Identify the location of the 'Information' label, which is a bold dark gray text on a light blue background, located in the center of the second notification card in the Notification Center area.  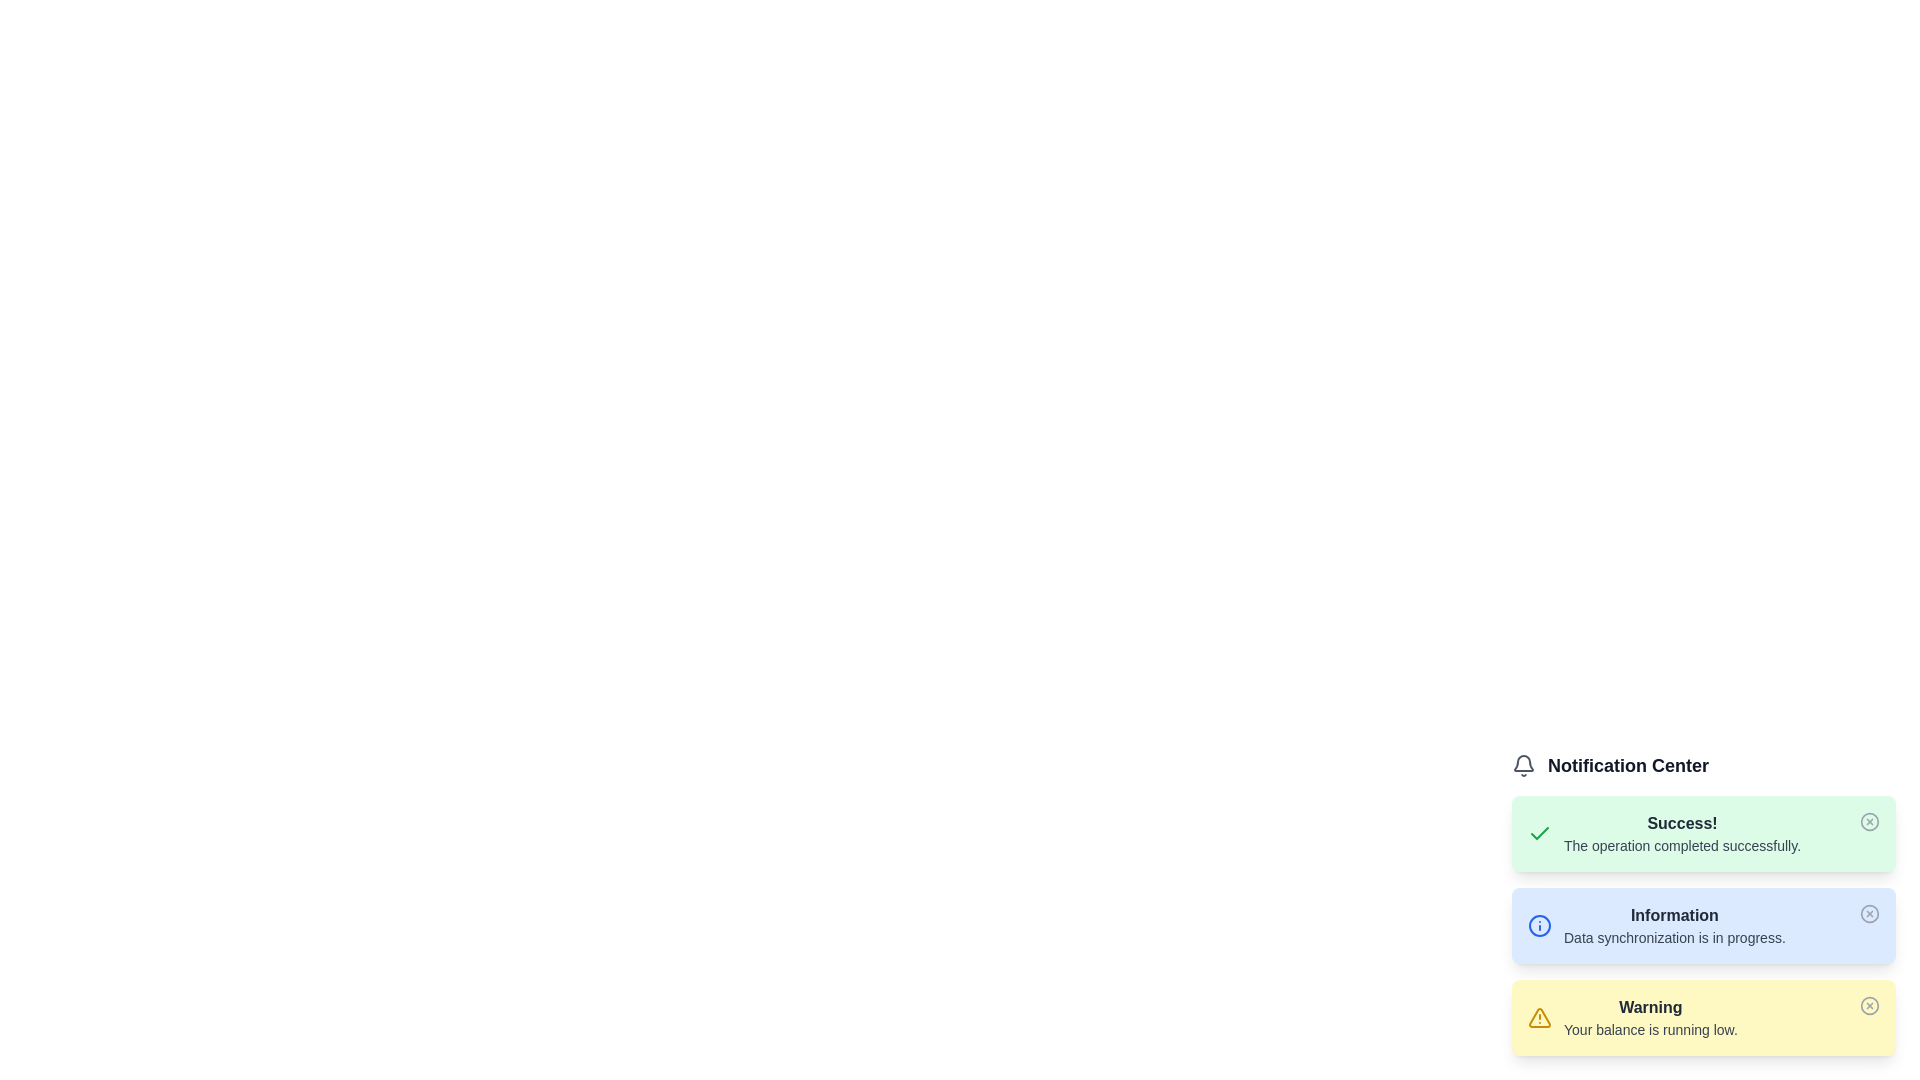
(1674, 915).